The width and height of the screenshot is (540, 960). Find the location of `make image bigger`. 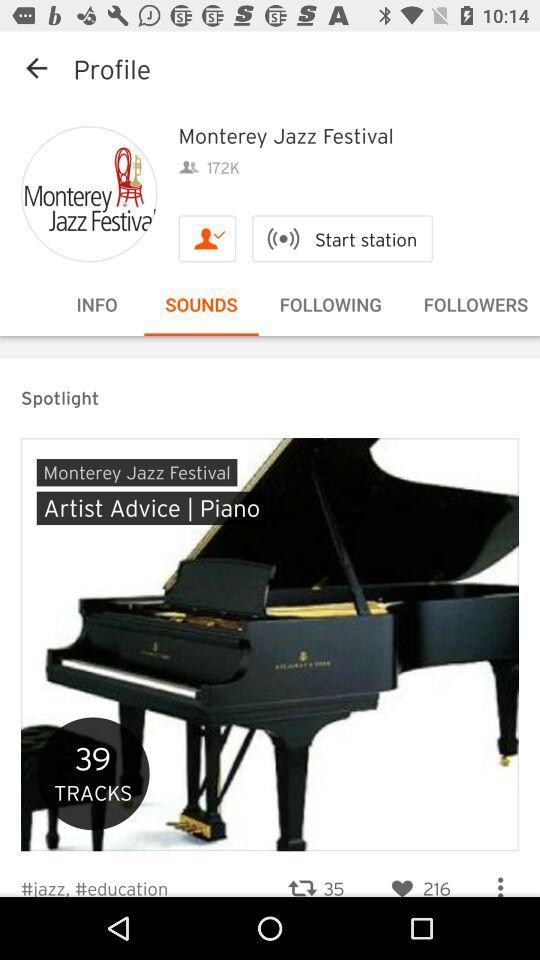

make image bigger is located at coordinates (88, 194).